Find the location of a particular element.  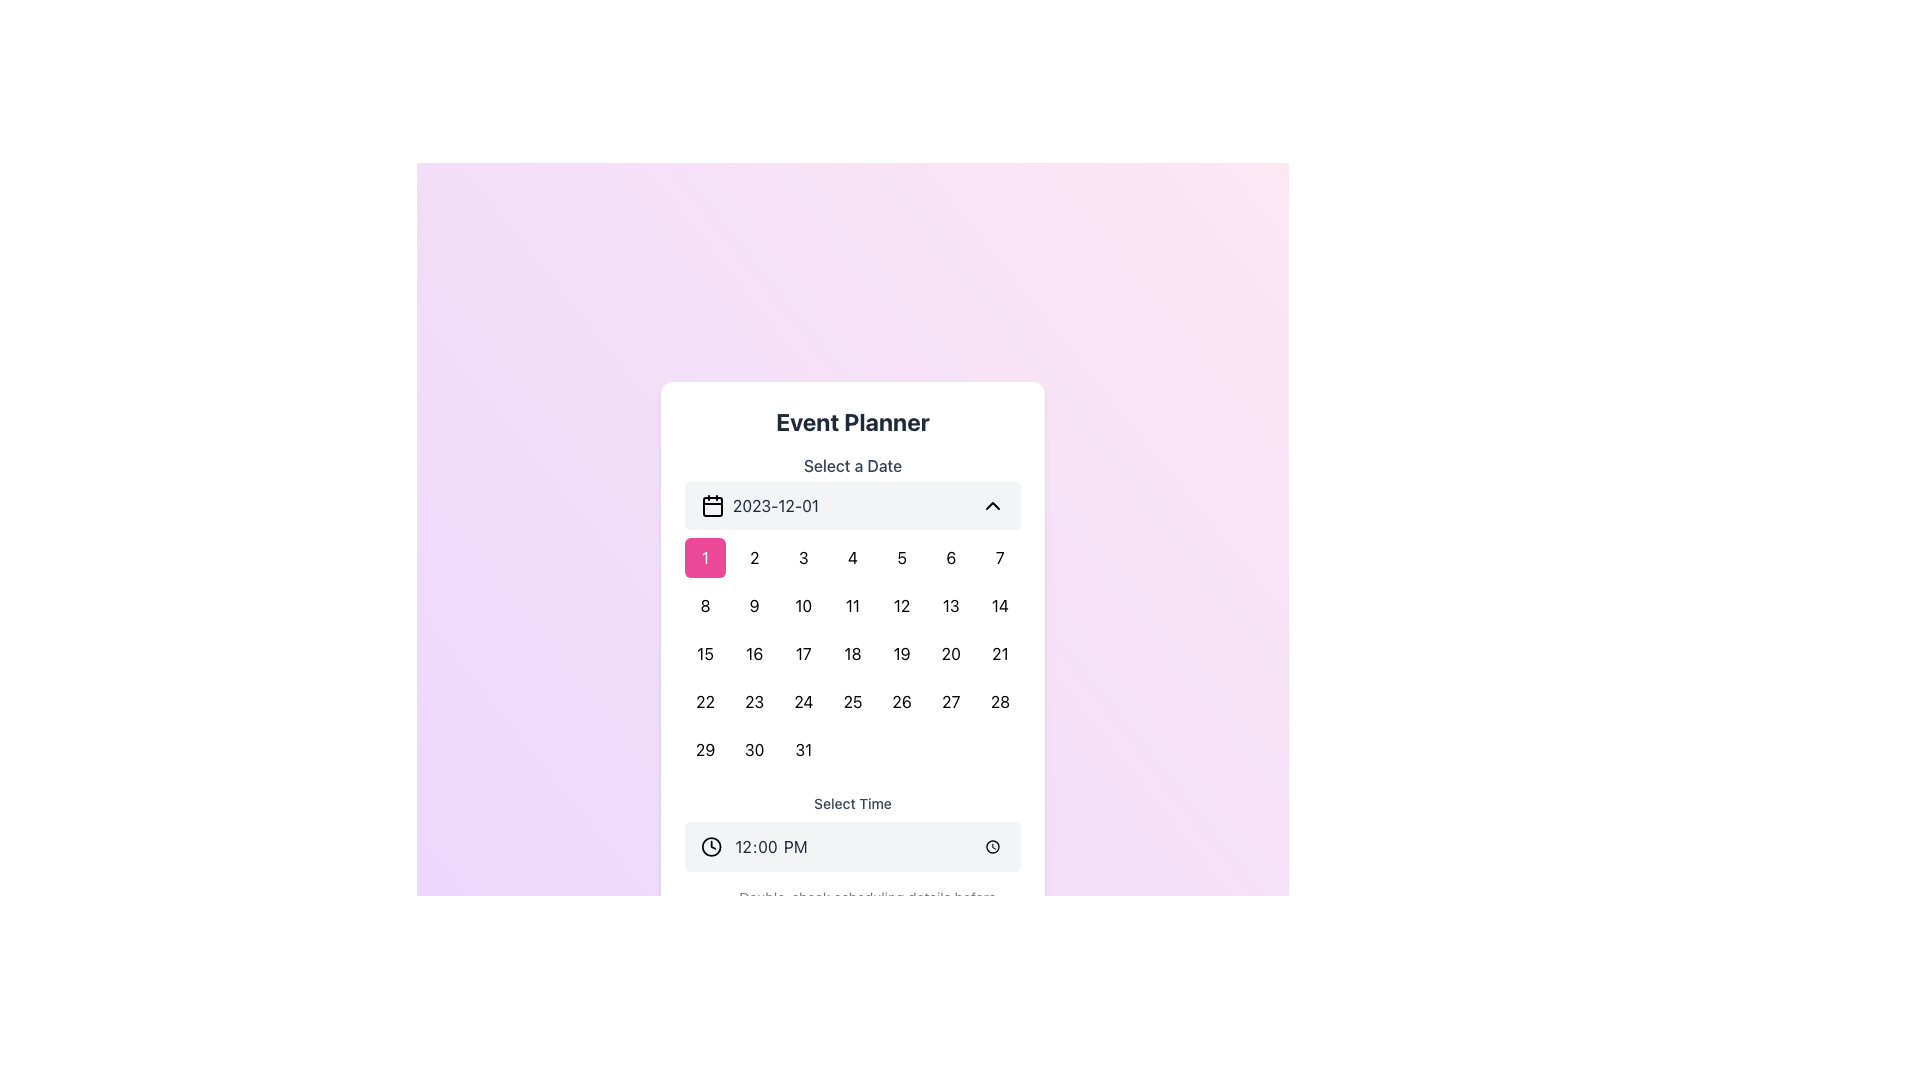

the day selector button for the 8th day of the displayed month in the calendar pop-up interface is located at coordinates (705, 604).